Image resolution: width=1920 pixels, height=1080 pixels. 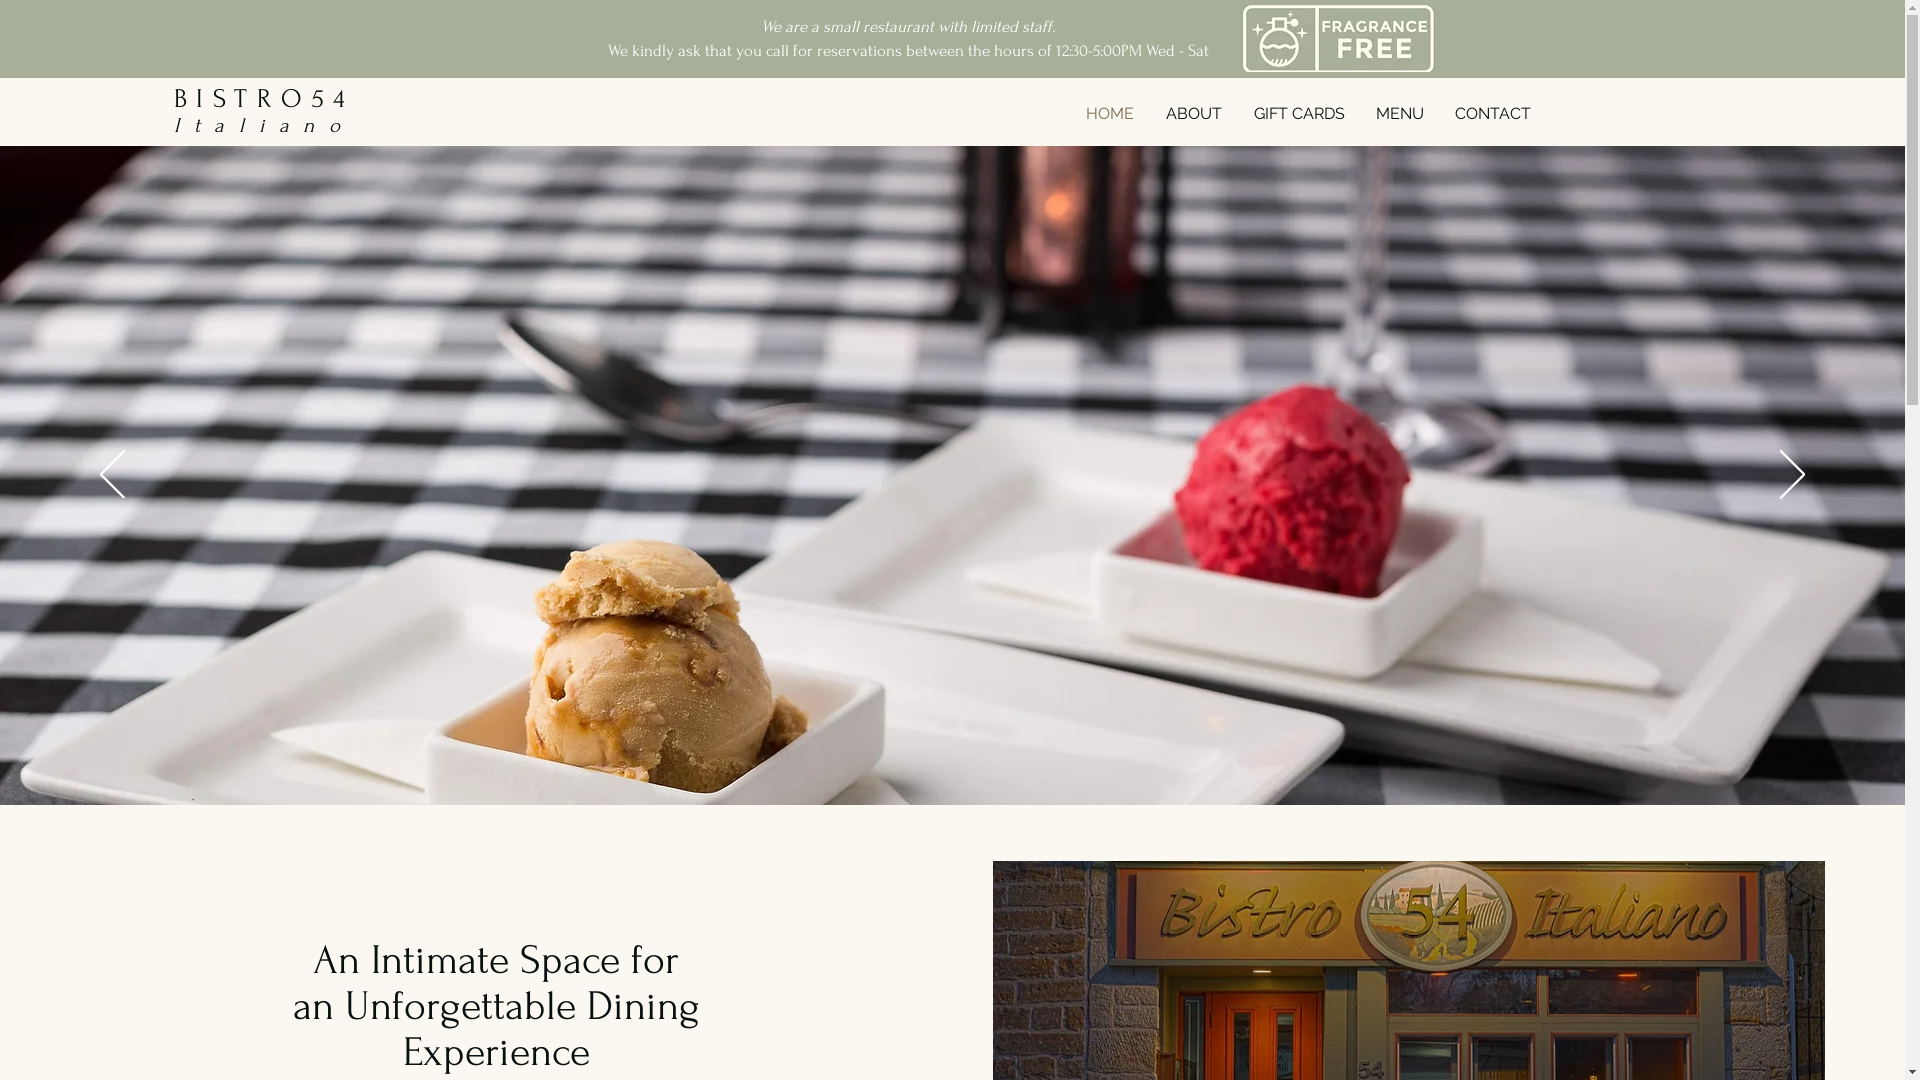 What do you see at coordinates (1193, 114) in the screenshot?
I see `'ABOUT'` at bounding box center [1193, 114].